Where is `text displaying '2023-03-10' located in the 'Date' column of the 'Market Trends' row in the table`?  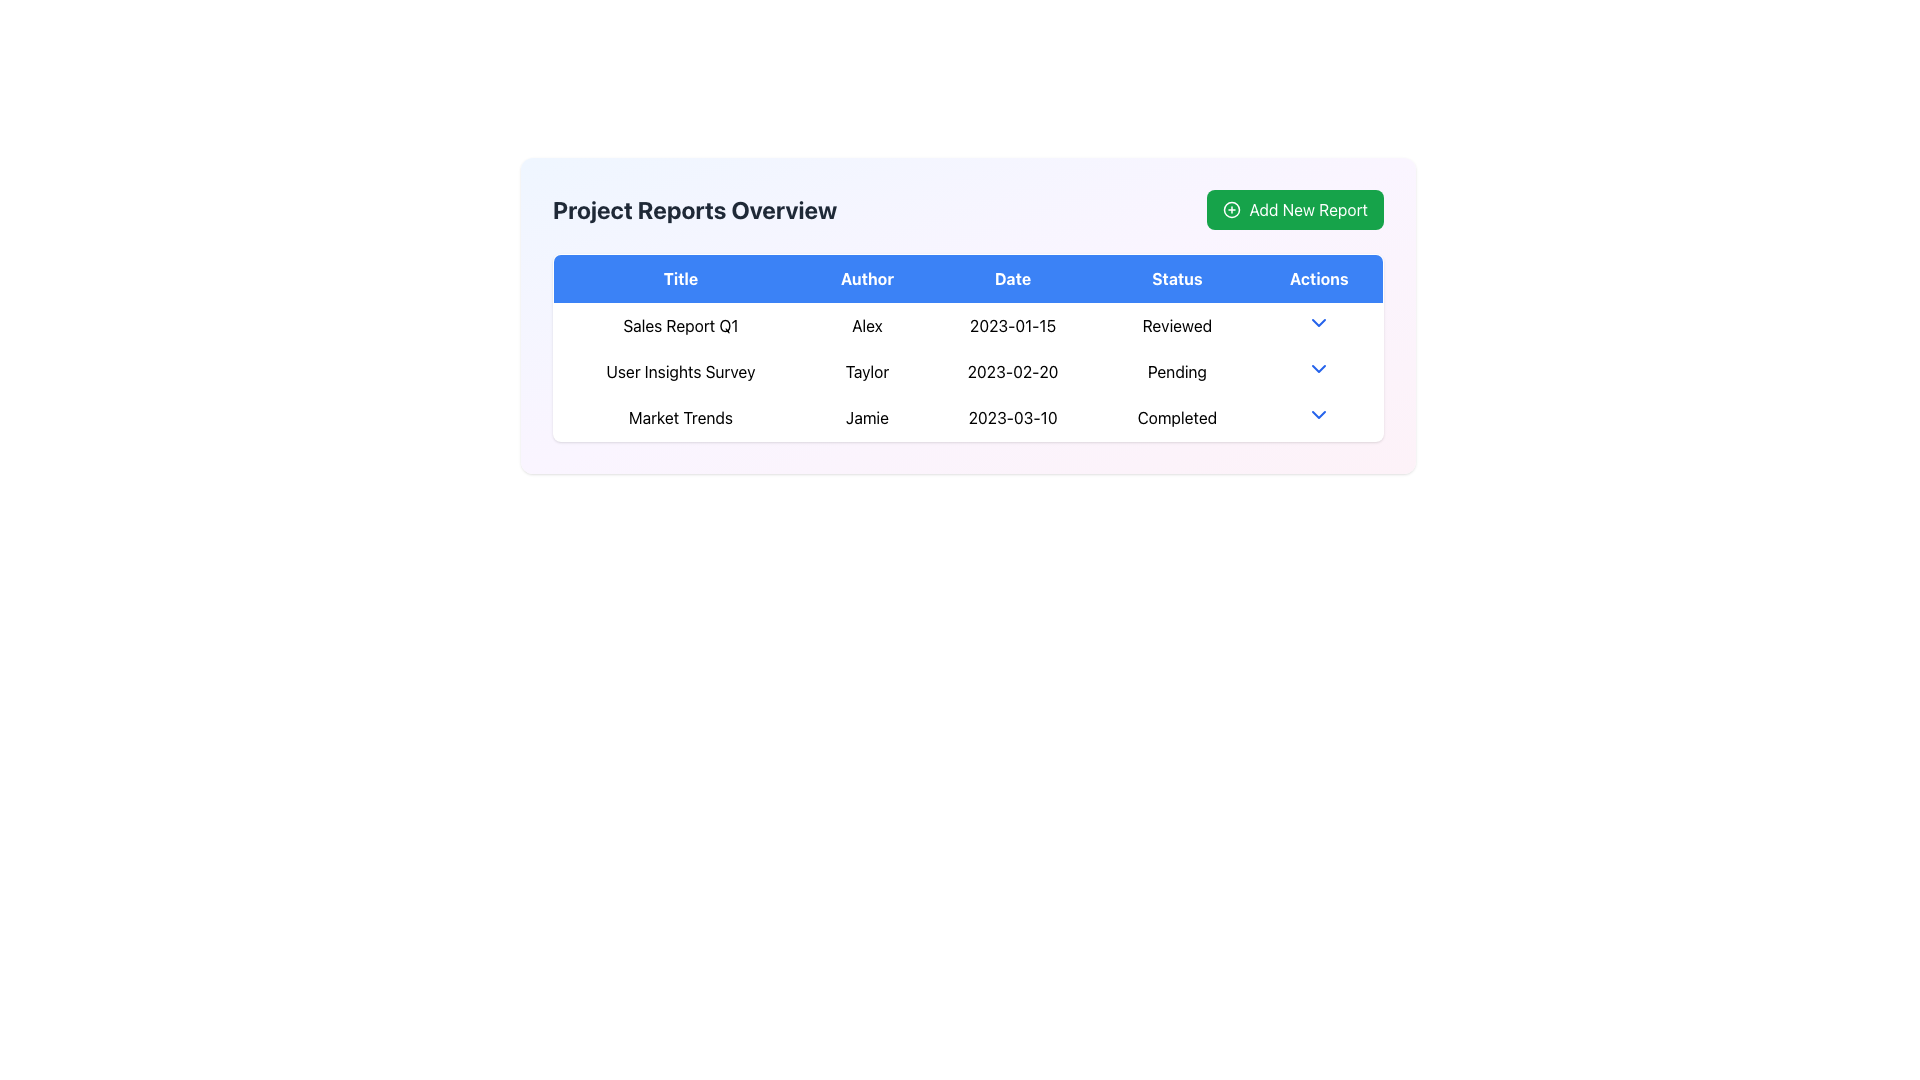 text displaying '2023-03-10' located in the 'Date' column of the 'Market Trends' row in the table is located at coordinates (1012, 417).